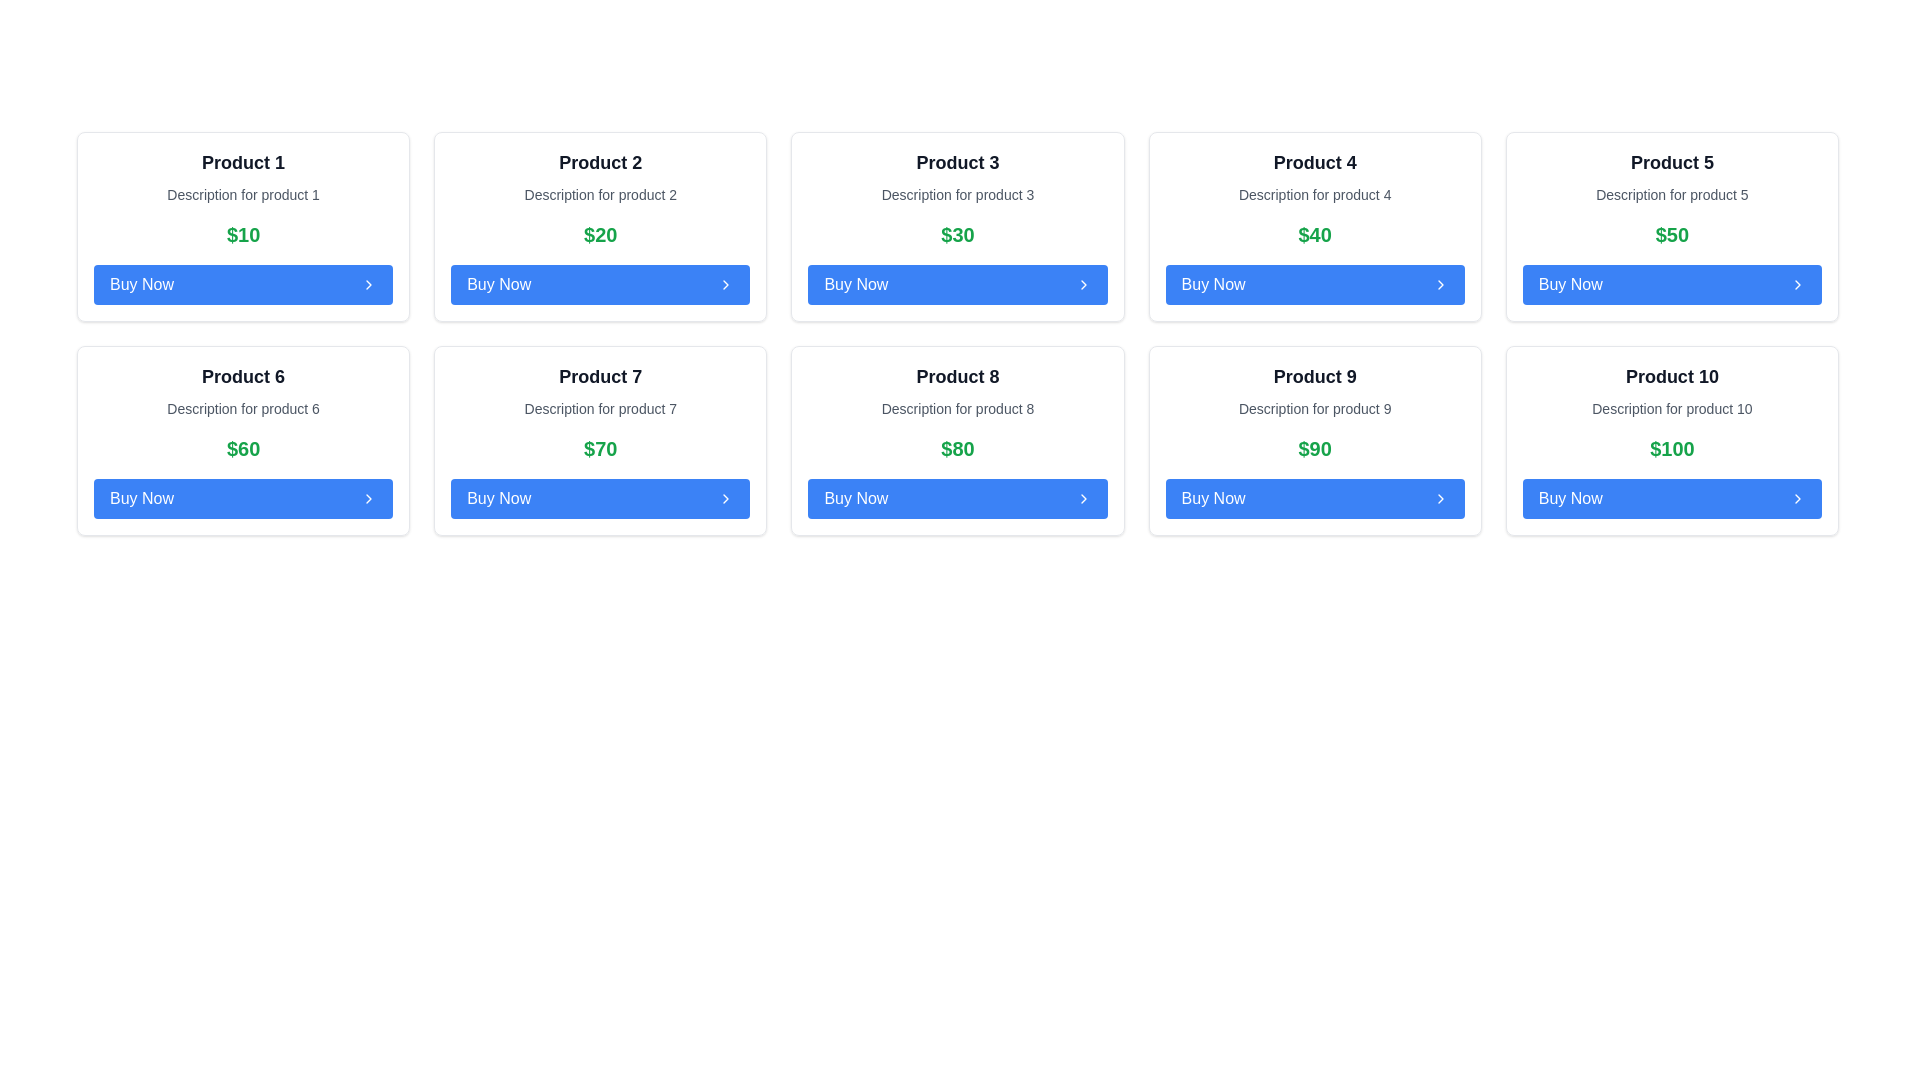 The height and width of the screenshot is (1080, 1920). I want to click on the static text displaying the price of 'Product 9', located in the bottom-left corner of its card, centrally positioned between the product description and the purchase button, so click(1315, 447).